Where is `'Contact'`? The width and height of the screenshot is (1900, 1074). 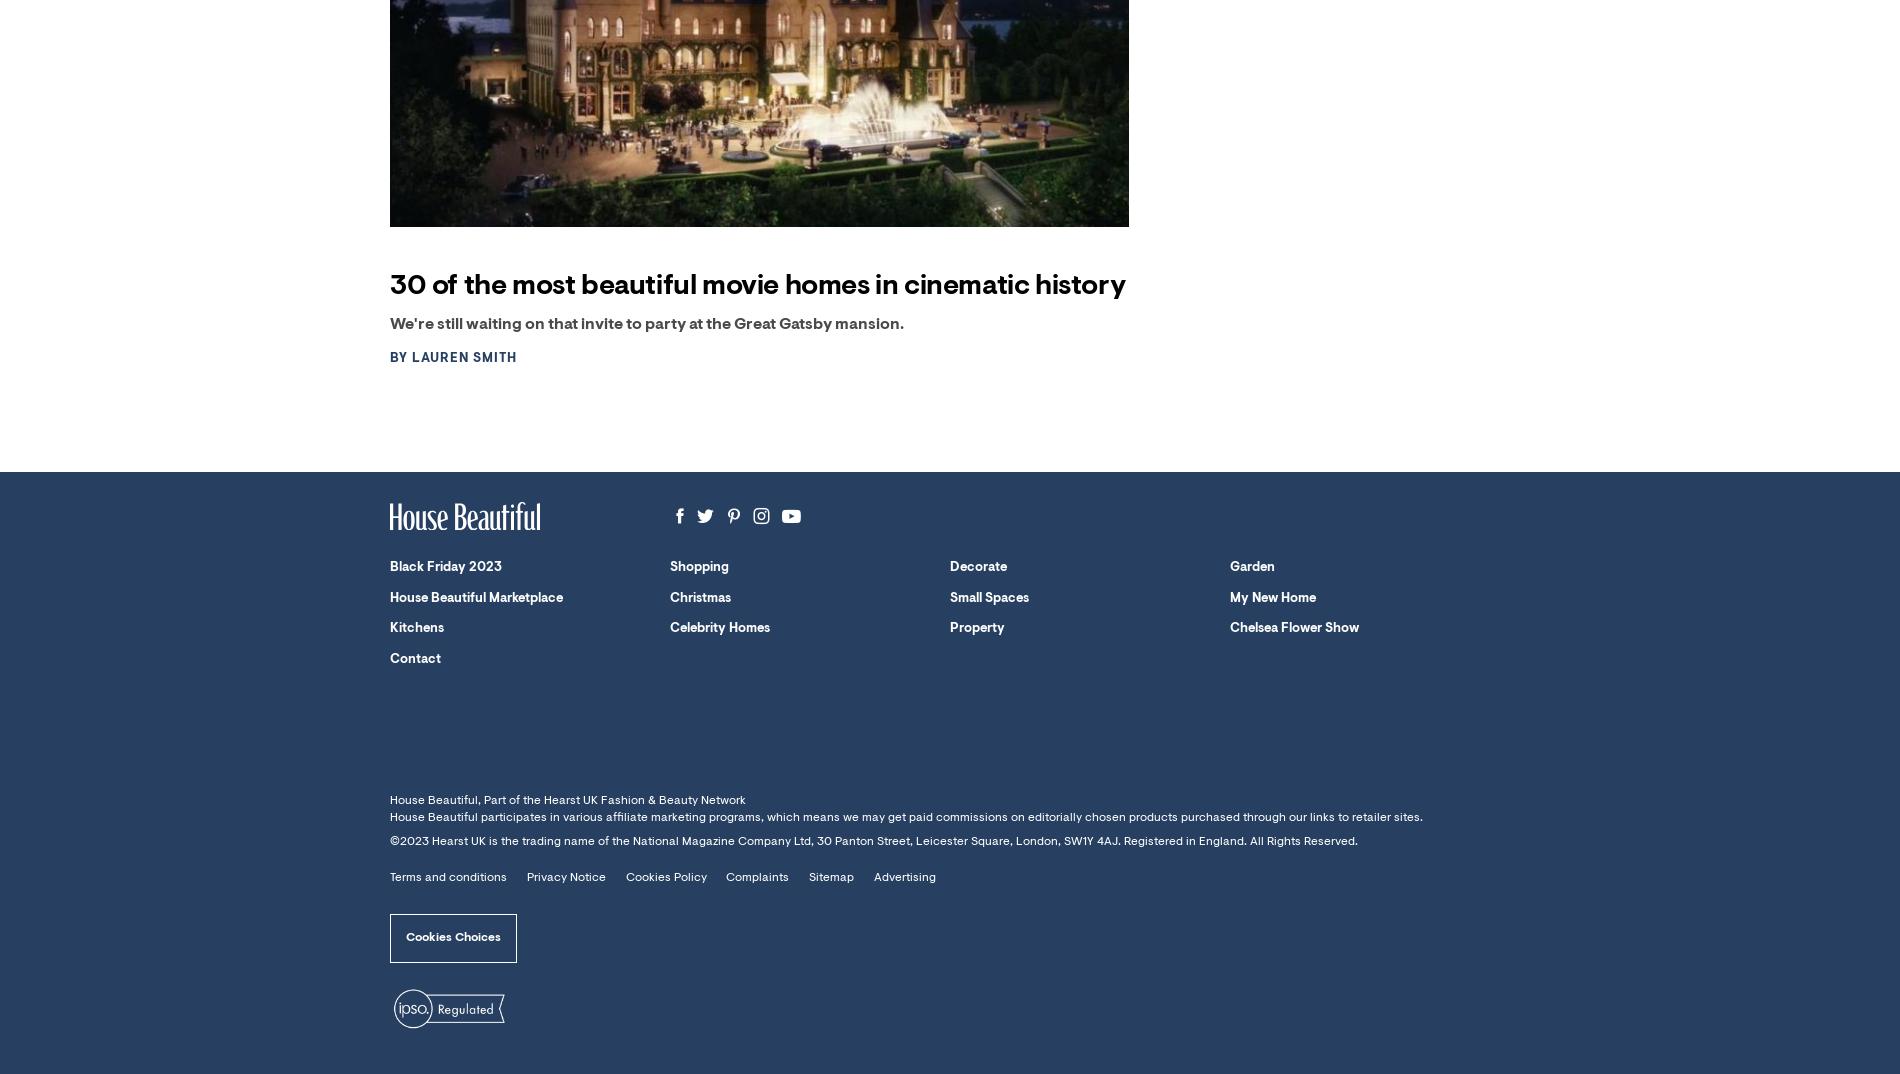 'Contact' is located at coordinates (389, 657).